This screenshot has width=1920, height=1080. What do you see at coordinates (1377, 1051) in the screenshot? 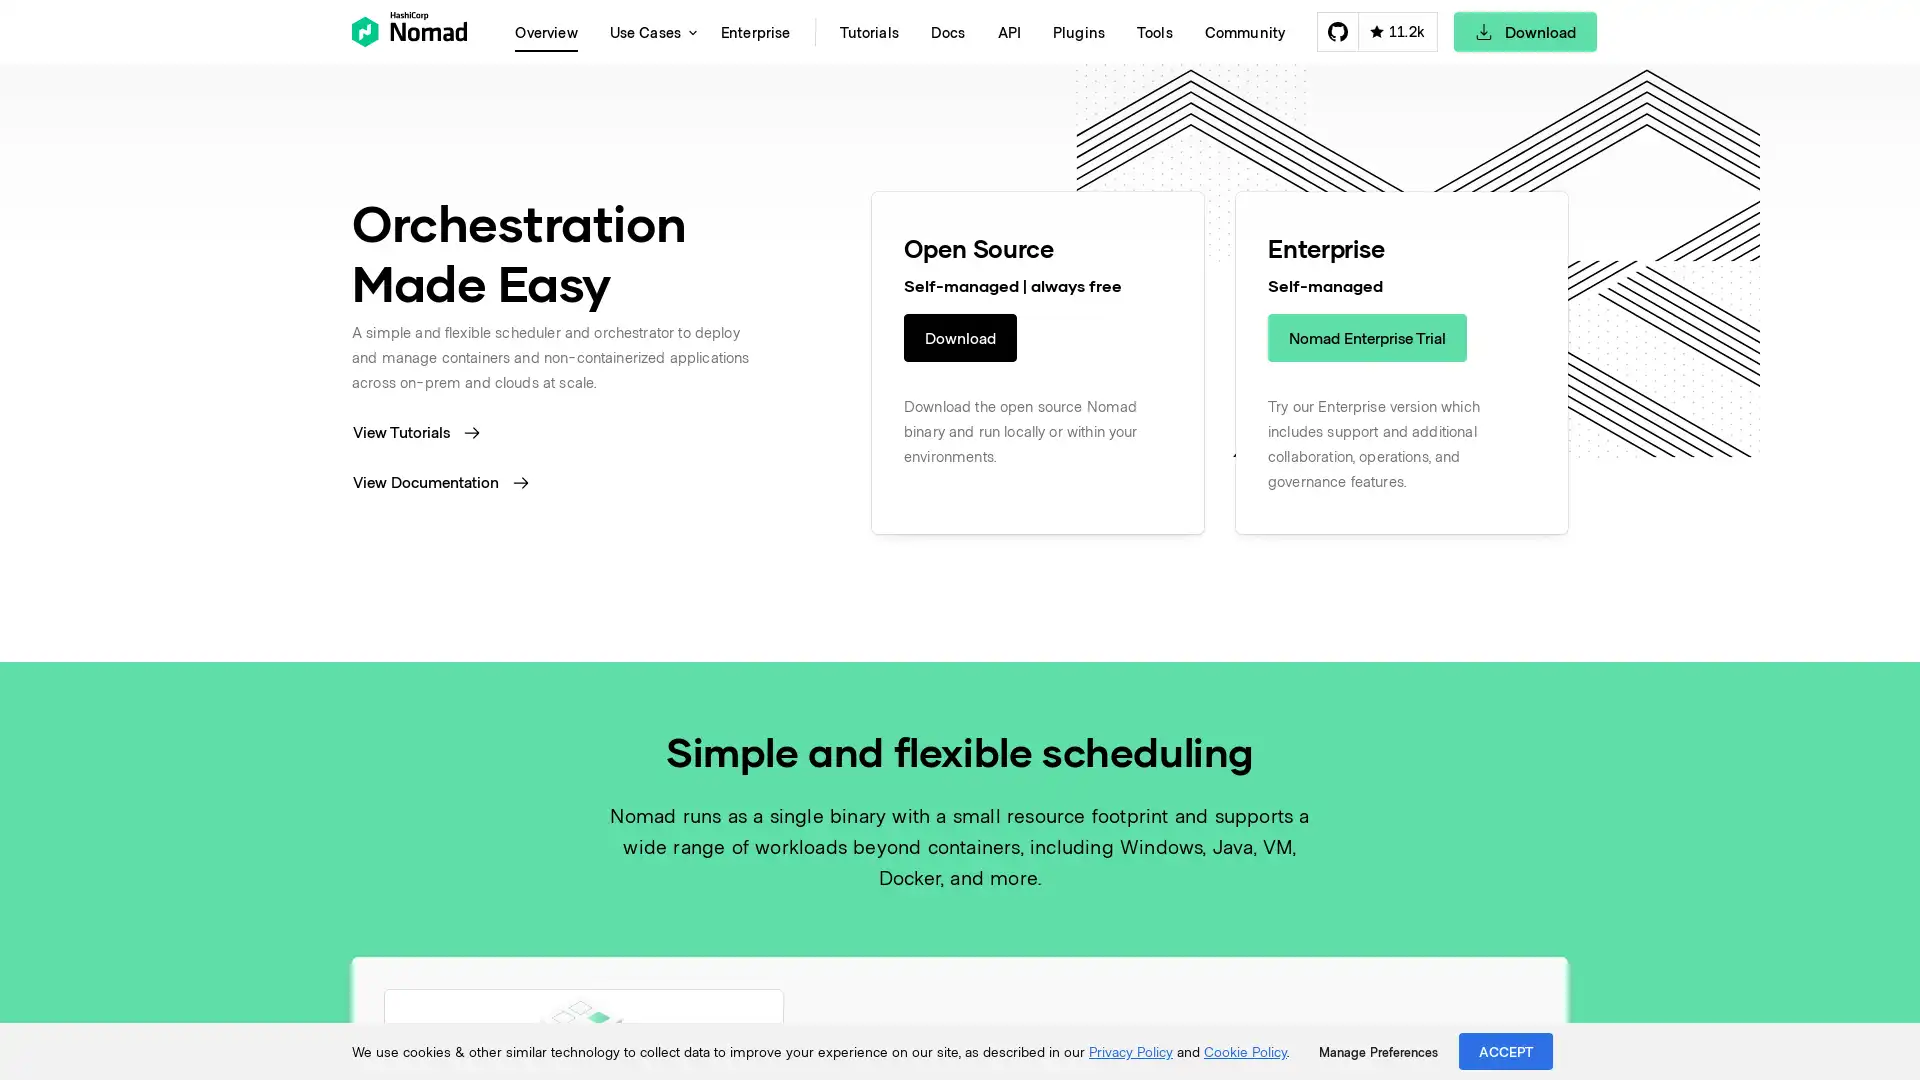
I see `Manage Preferences` at bounding box center [1377, 1051].